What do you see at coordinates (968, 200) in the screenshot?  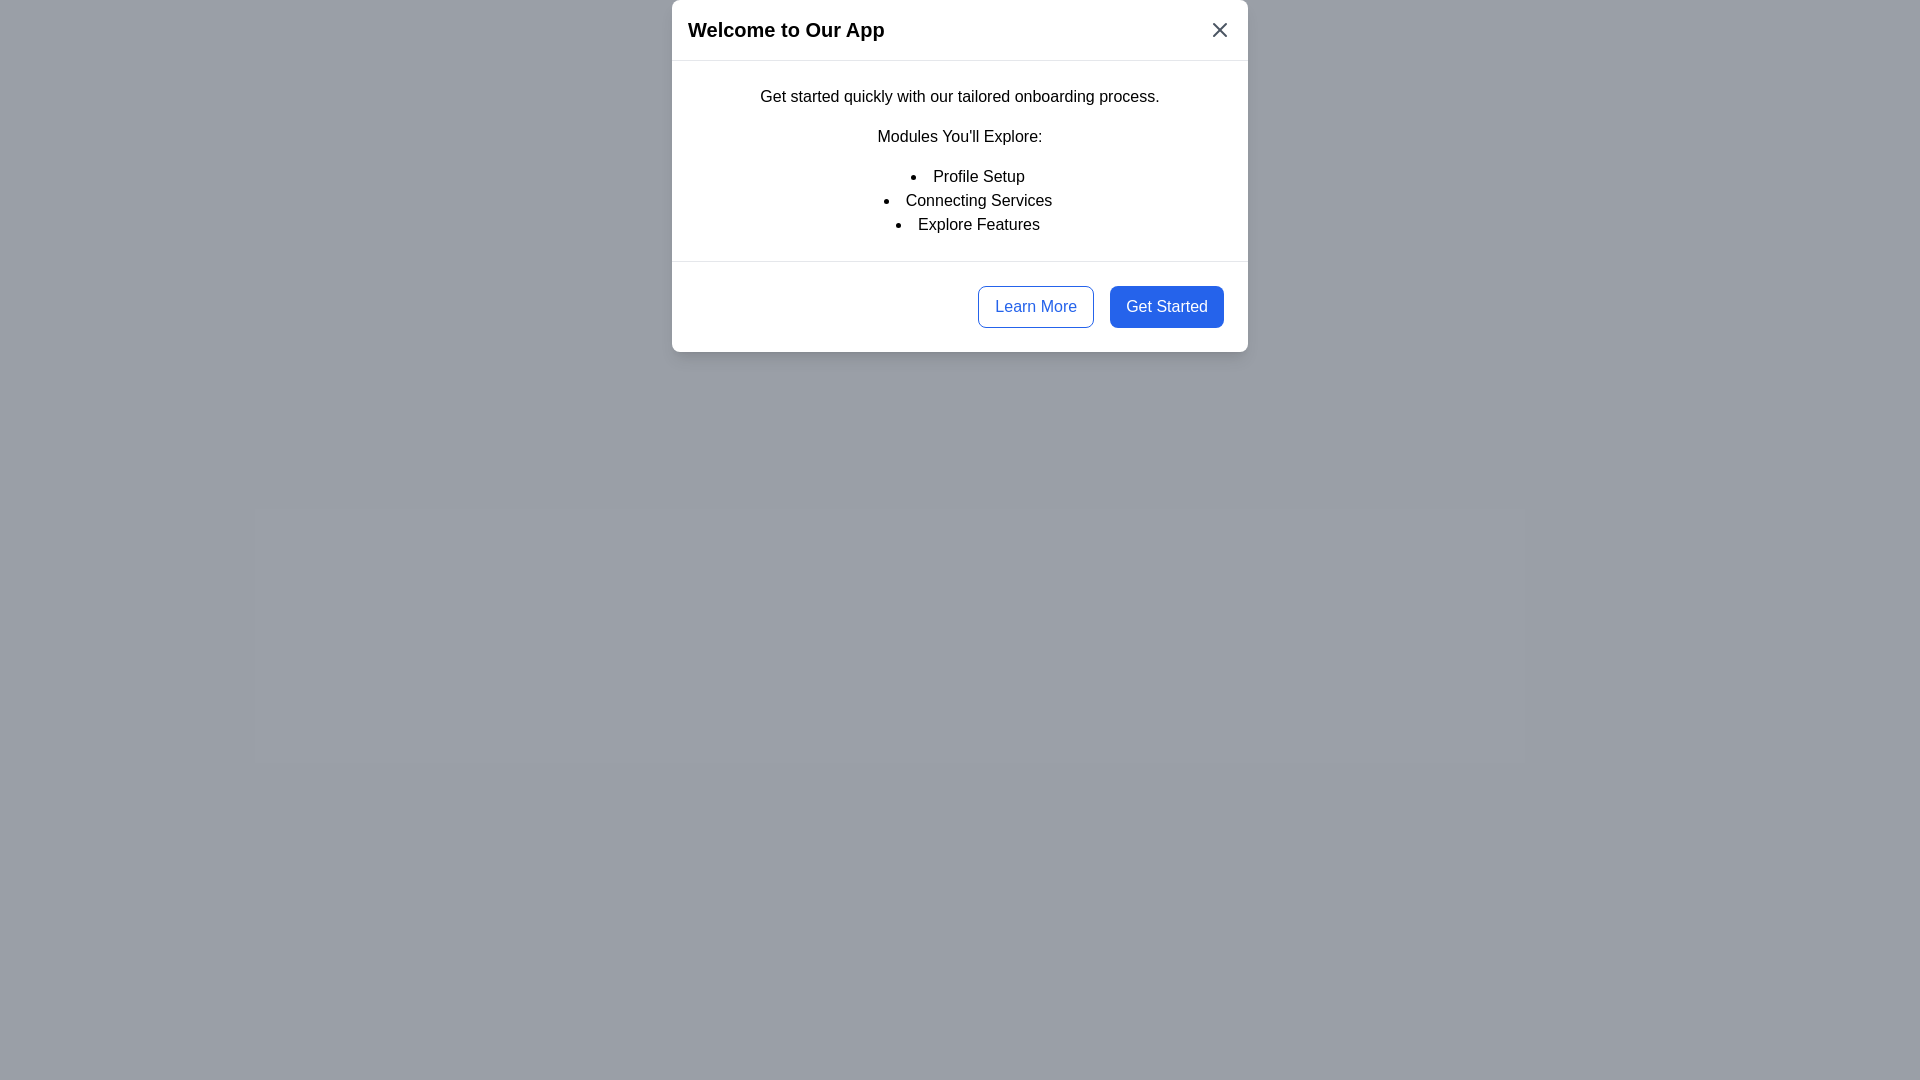 I see `the second item in the ordered list of onboarding modules titled 'Connecting Services', which is positioned below 'Profile Setup' and above 'Explore Features'` at bounding box center [968, 200].